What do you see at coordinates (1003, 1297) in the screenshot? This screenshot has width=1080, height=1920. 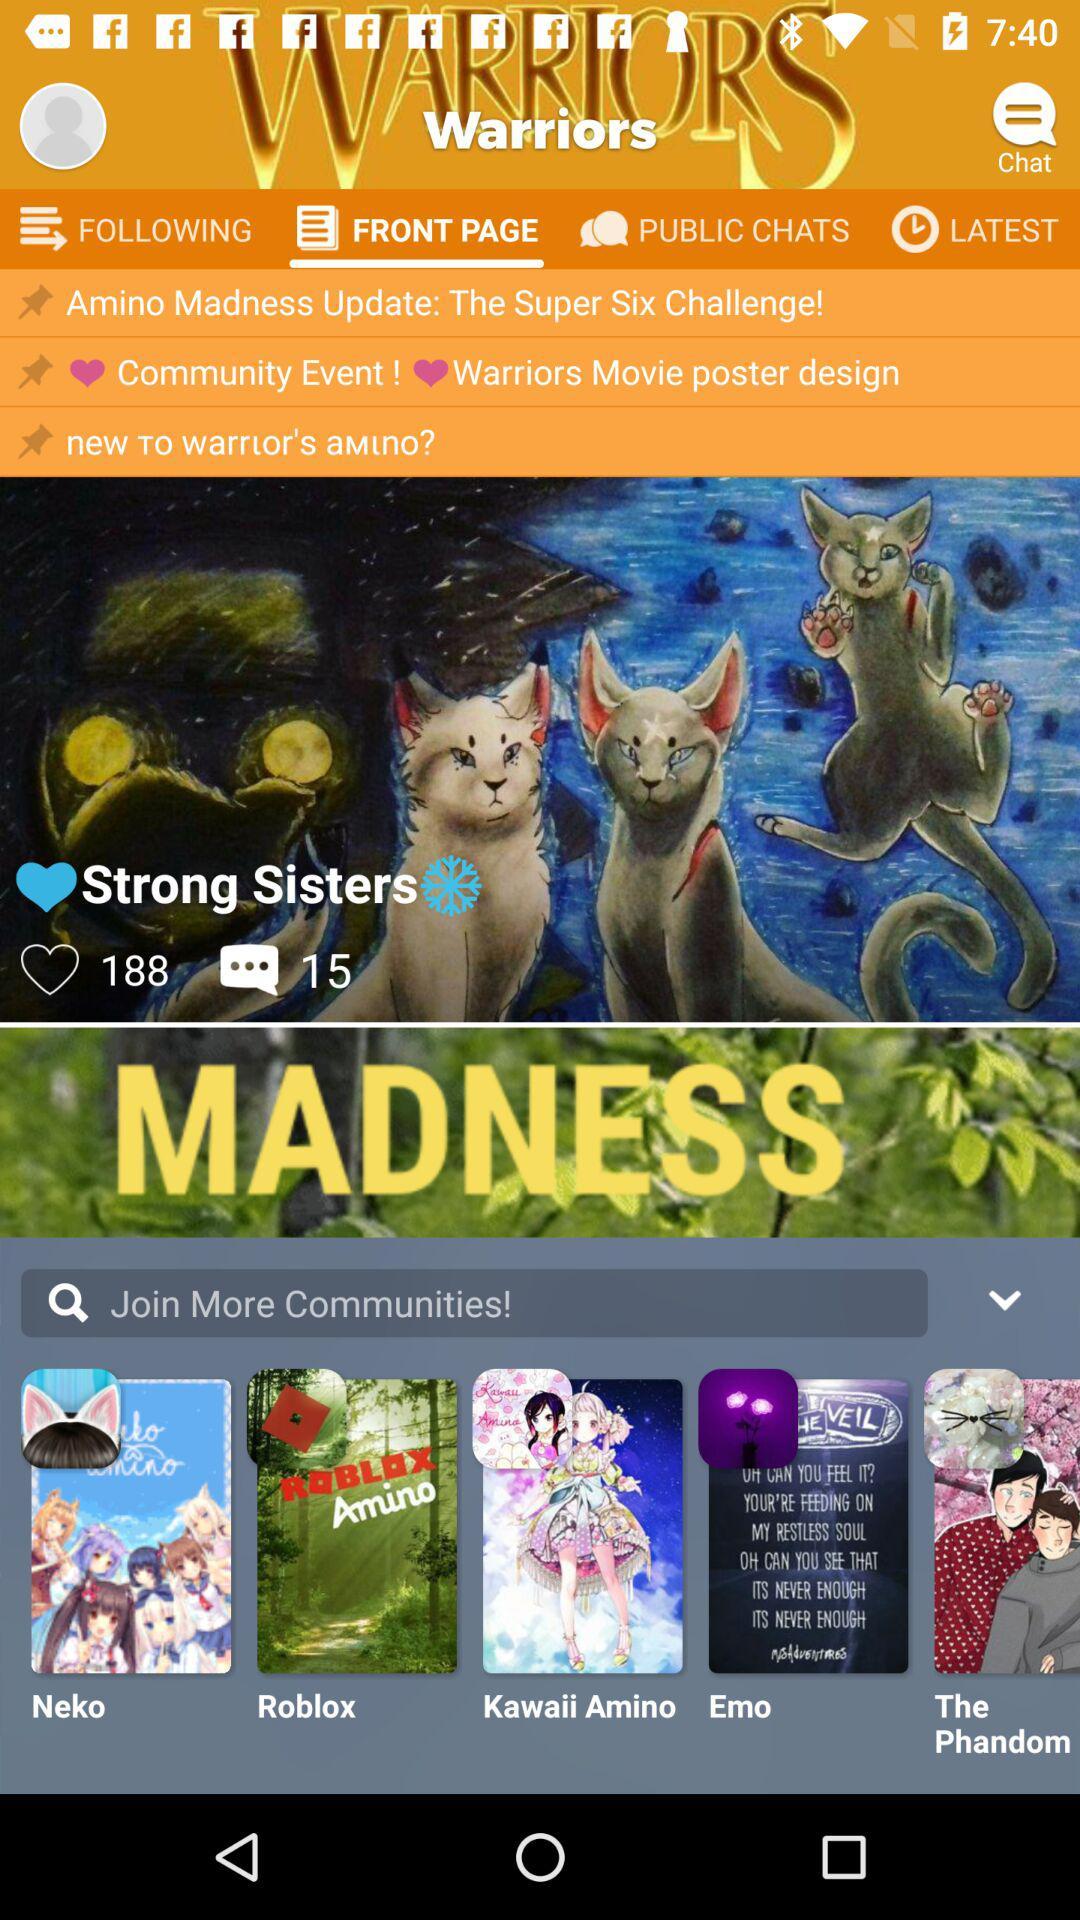 I see `the expand_more icon` at bounding box center [1003, 1297].